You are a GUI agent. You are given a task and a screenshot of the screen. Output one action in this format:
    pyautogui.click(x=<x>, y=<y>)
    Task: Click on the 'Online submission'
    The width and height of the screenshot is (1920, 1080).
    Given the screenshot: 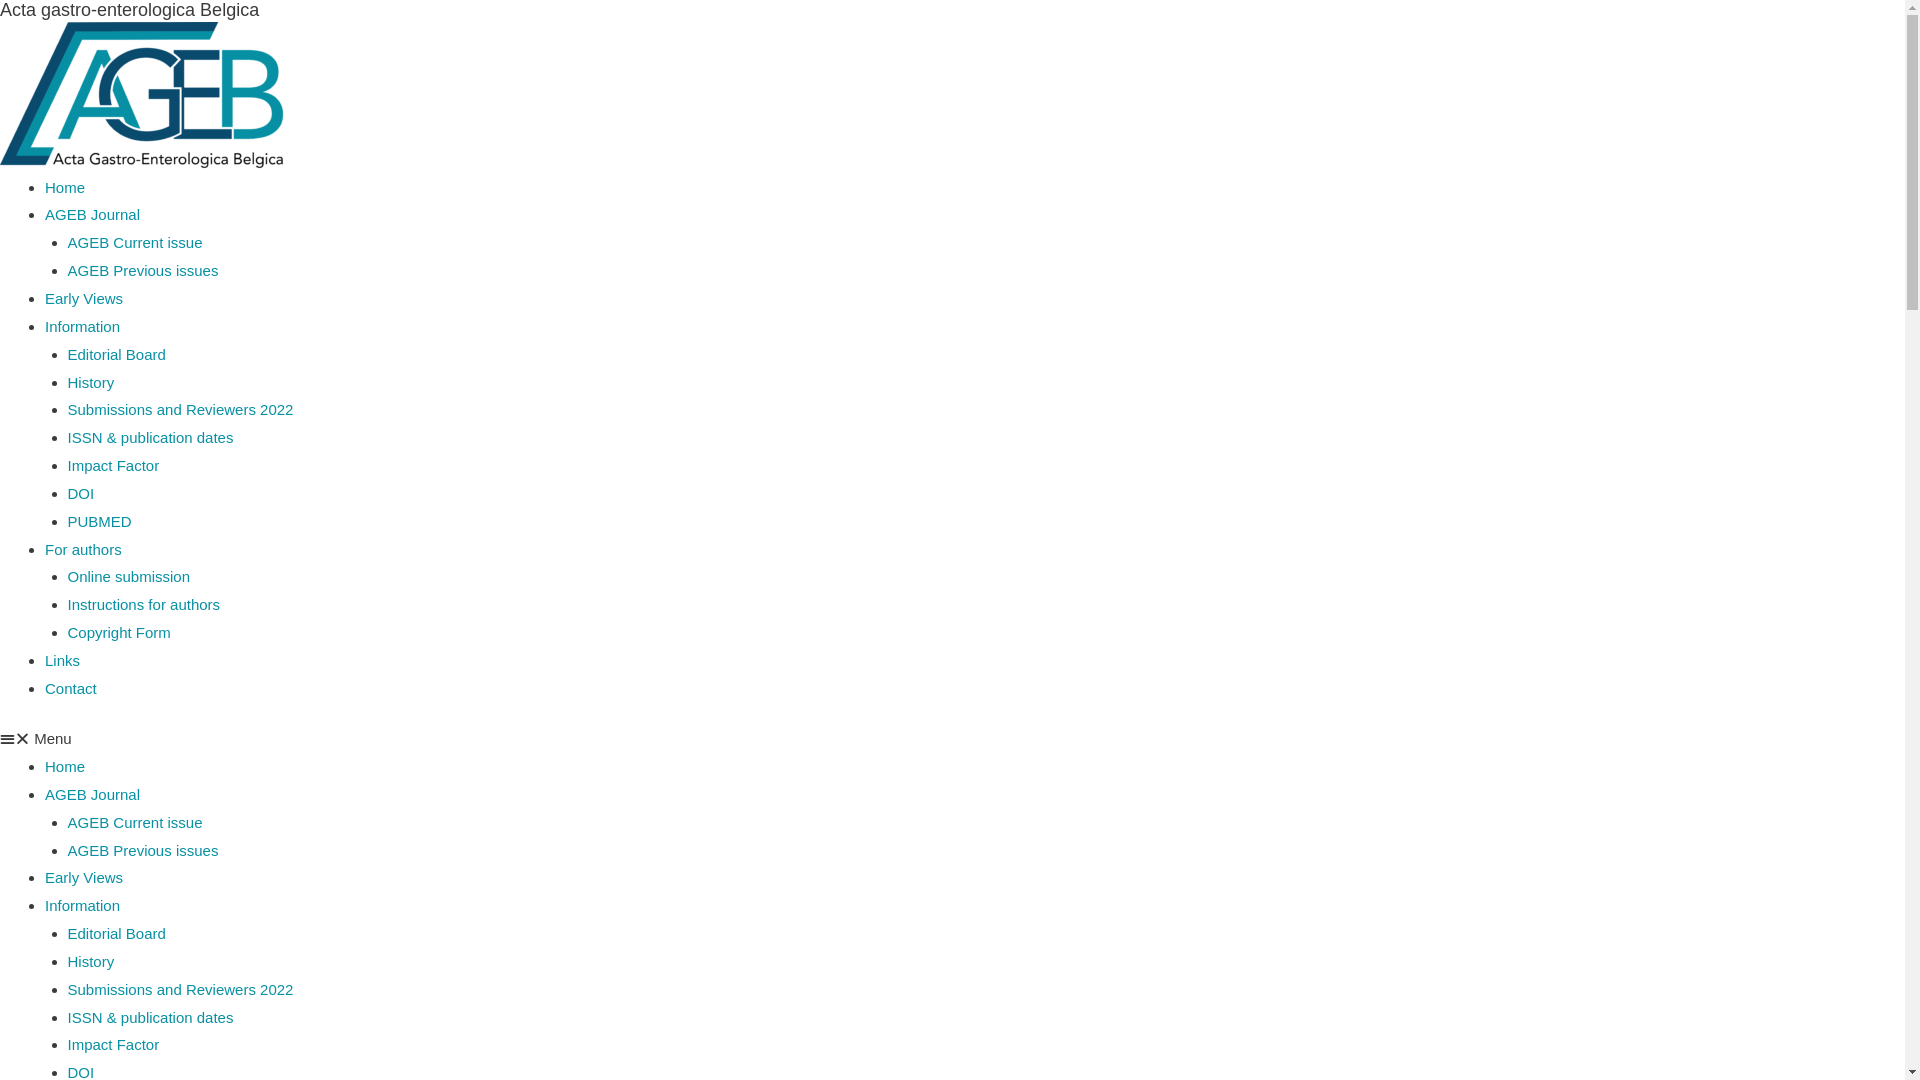 What is the action you would take?
    pyautogui.click(x=128, y=576)
    